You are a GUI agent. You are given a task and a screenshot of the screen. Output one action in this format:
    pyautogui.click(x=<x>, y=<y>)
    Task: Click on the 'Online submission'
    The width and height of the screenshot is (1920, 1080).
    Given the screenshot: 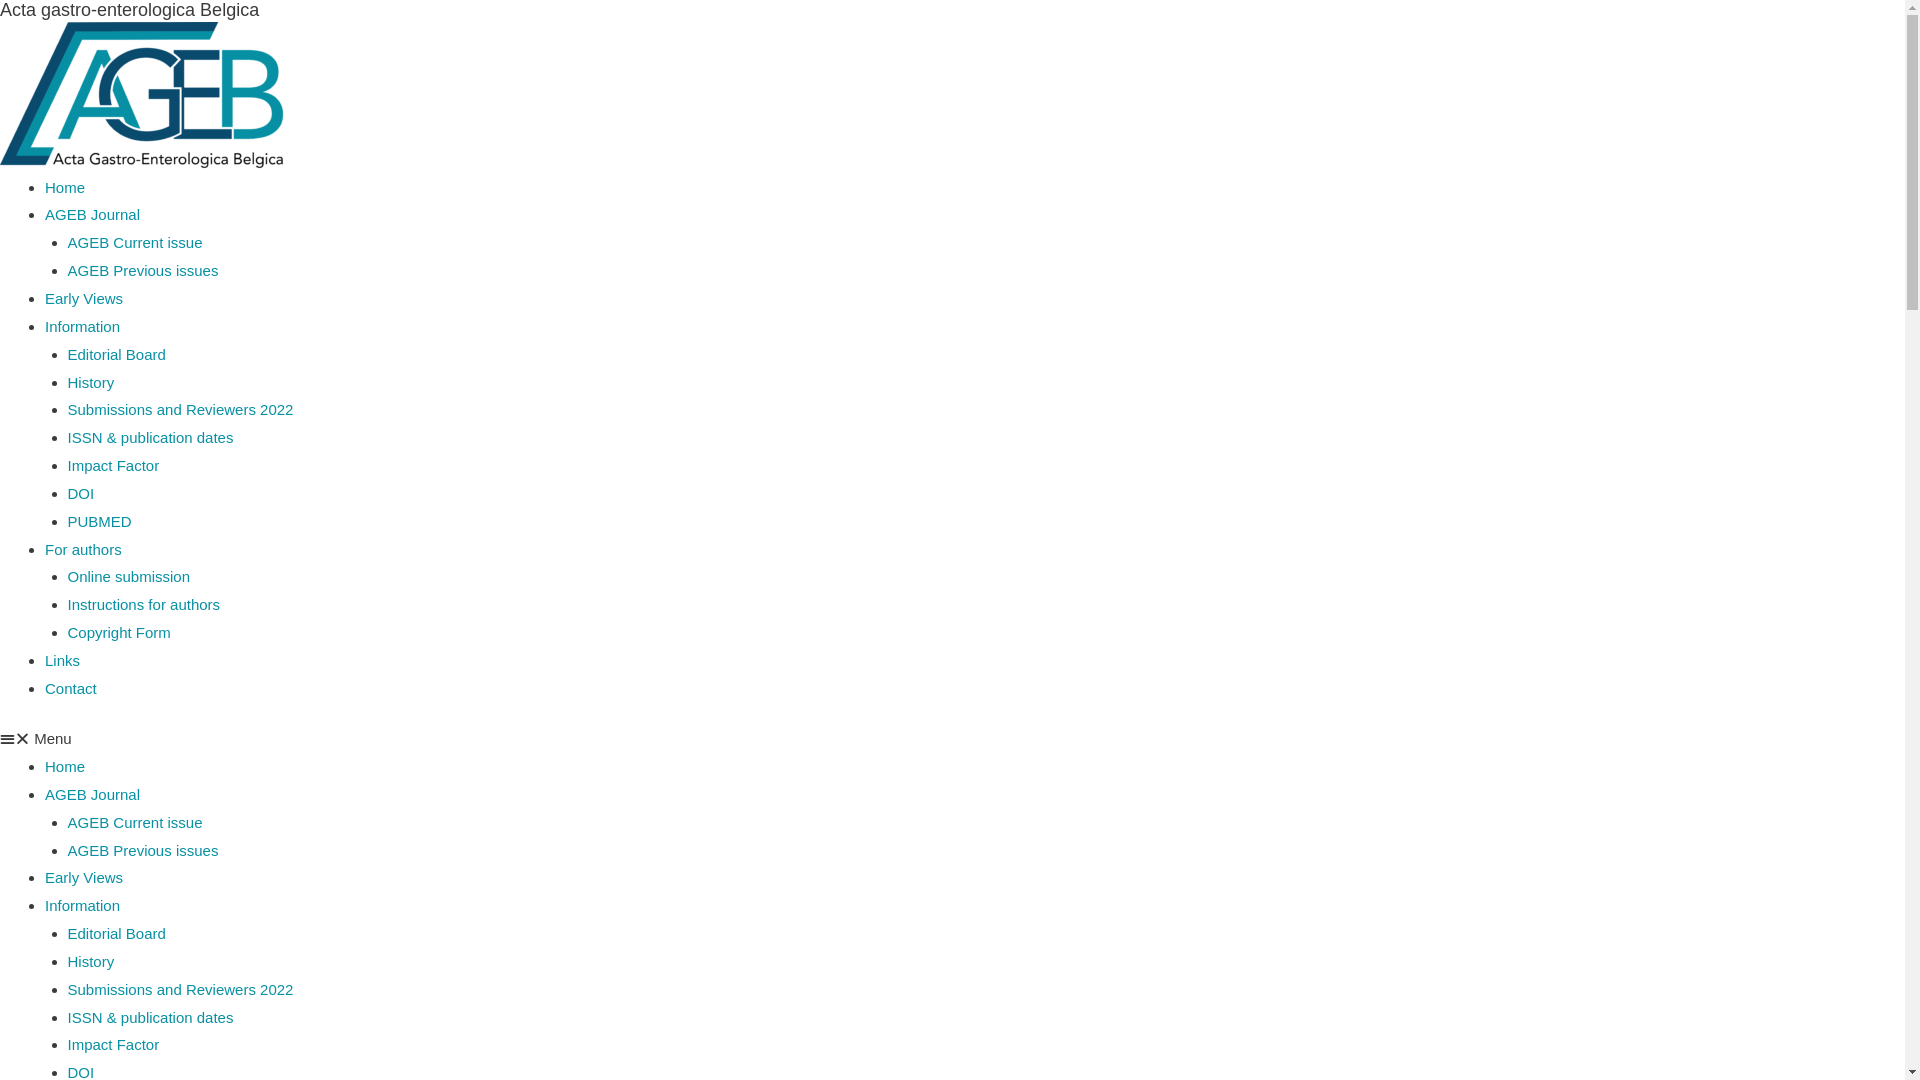 What is the action you would take?
    pyautogui.click(x=128, y=576)
    